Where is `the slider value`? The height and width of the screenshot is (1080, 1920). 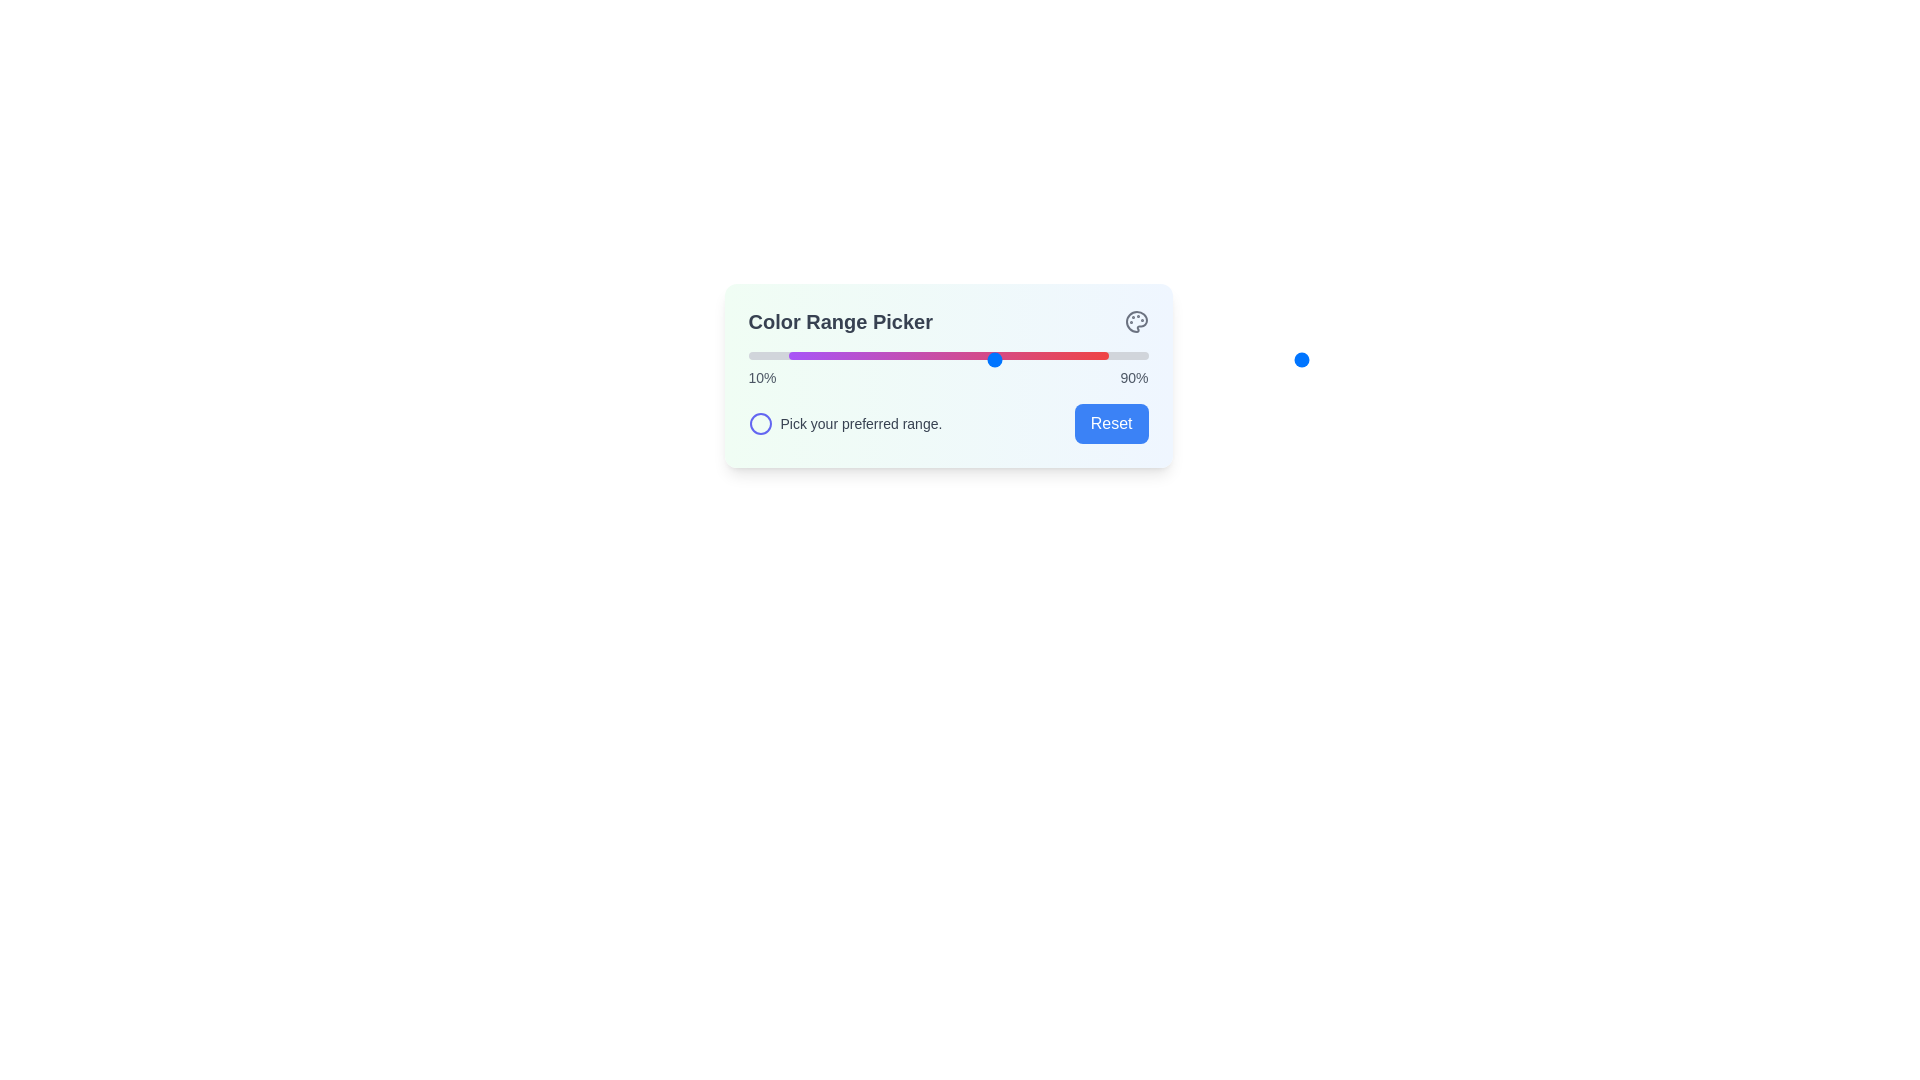 the slider value is located at coordinates (891, 354).